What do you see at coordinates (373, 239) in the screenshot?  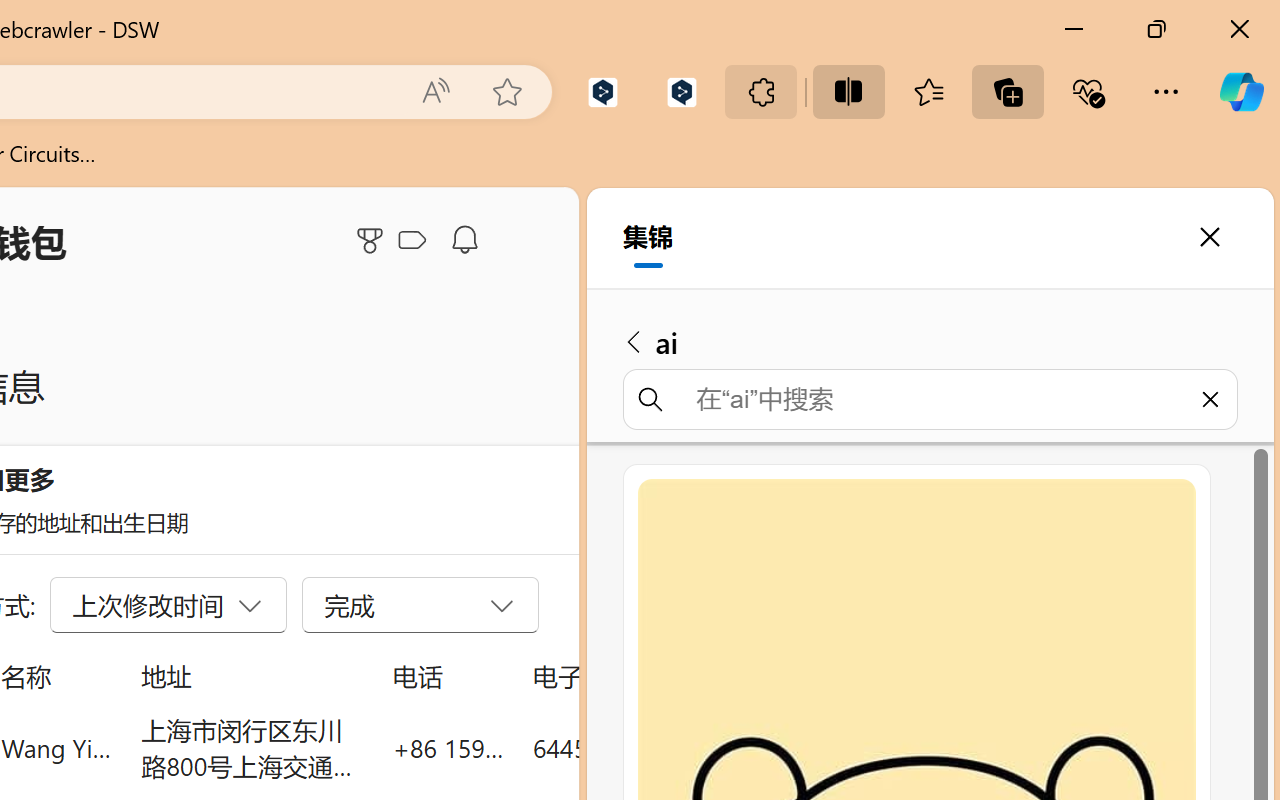 I see `'Microsoft Rewards'` at bounding box center [373, 239].